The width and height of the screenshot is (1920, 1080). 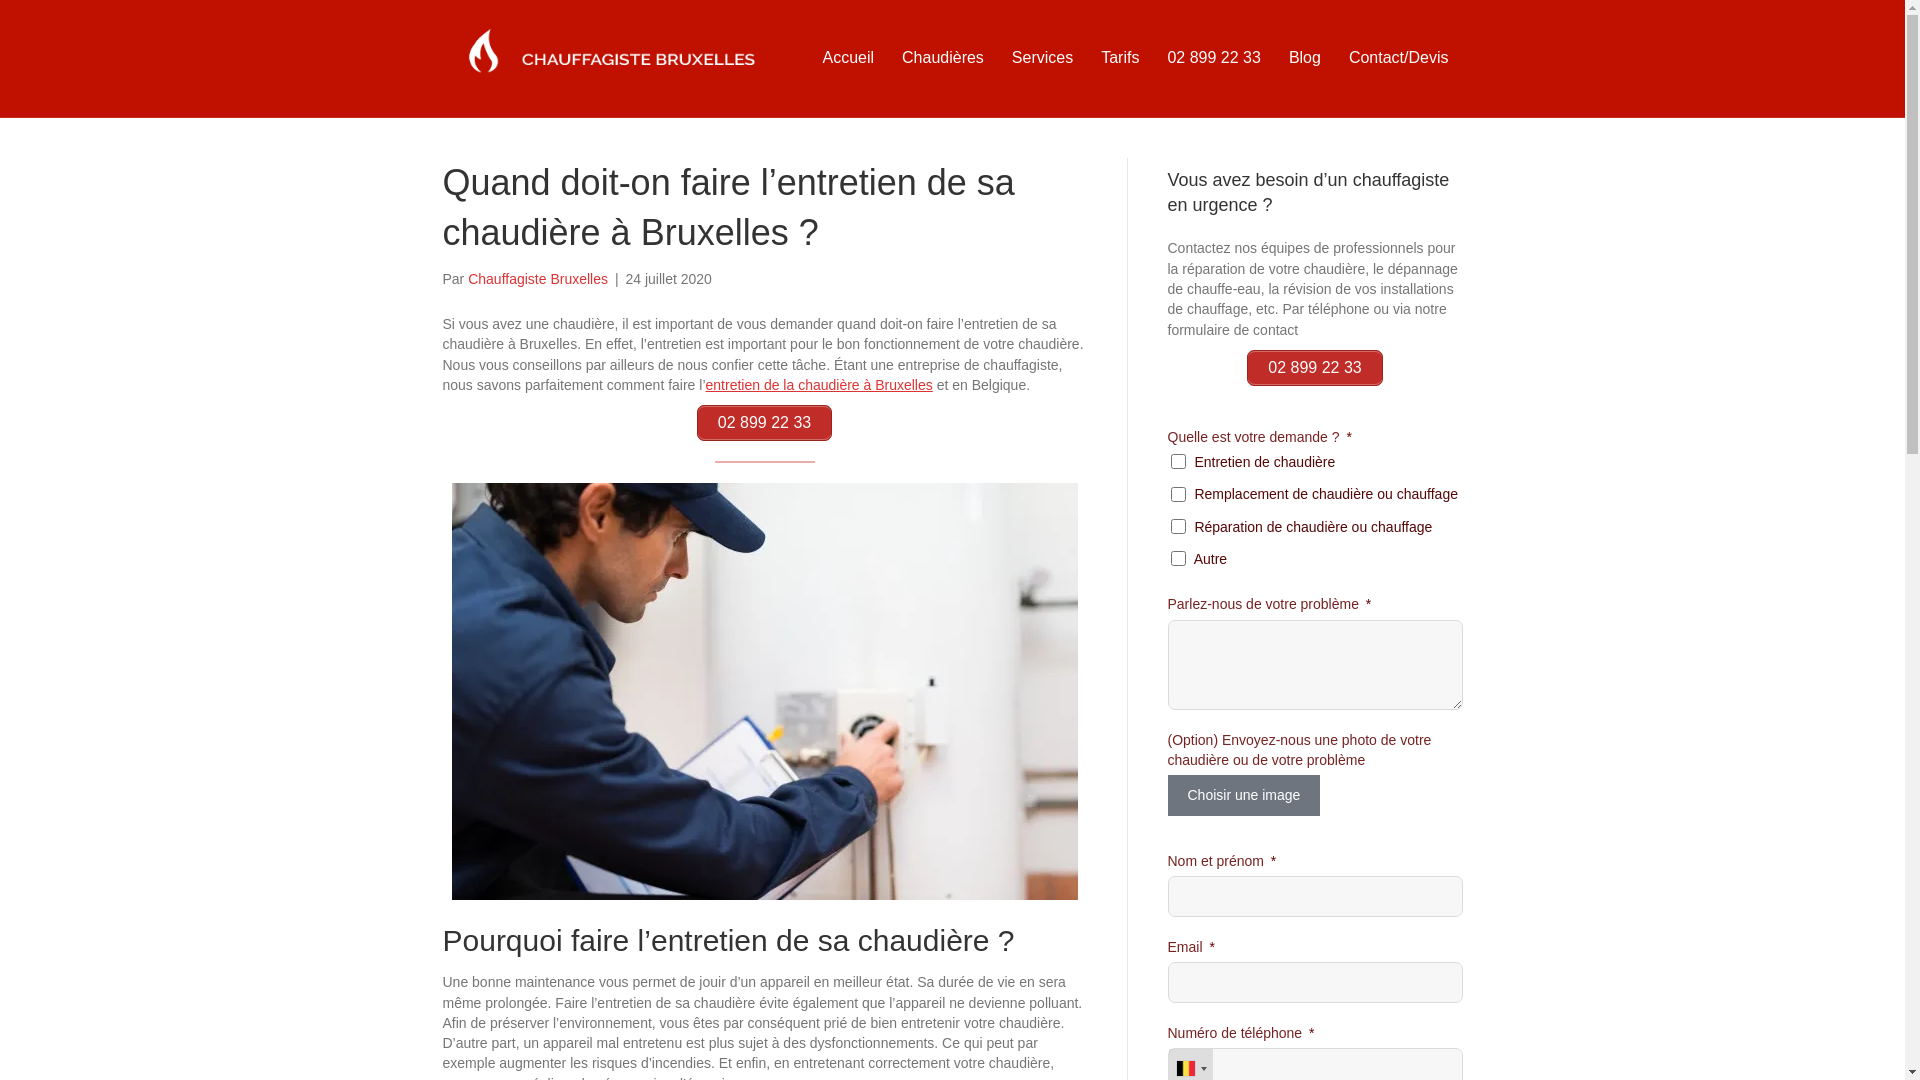 What do you see at coordinates (998, 56) in the screenshot?
I see `'Services'` at bounding box center [998, 56].